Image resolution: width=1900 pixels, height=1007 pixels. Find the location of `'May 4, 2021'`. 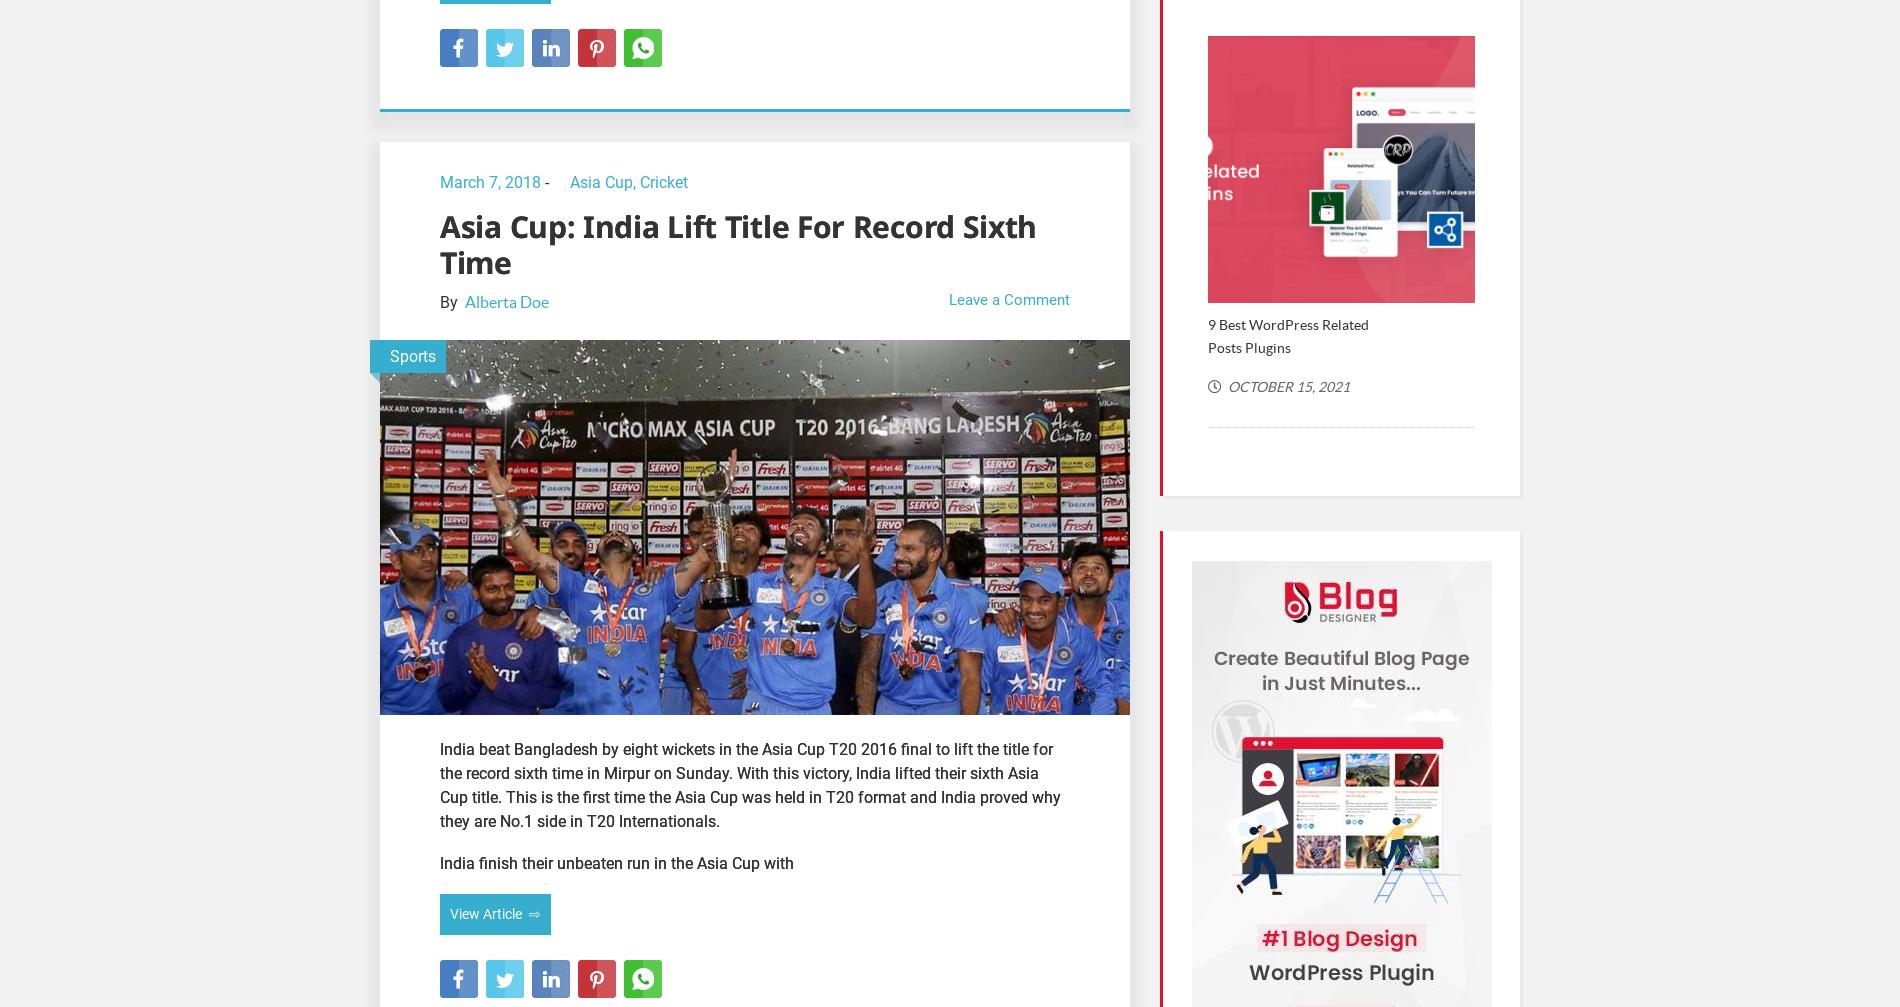

'May 4, 2021' is located at coordinates (1797, 385).